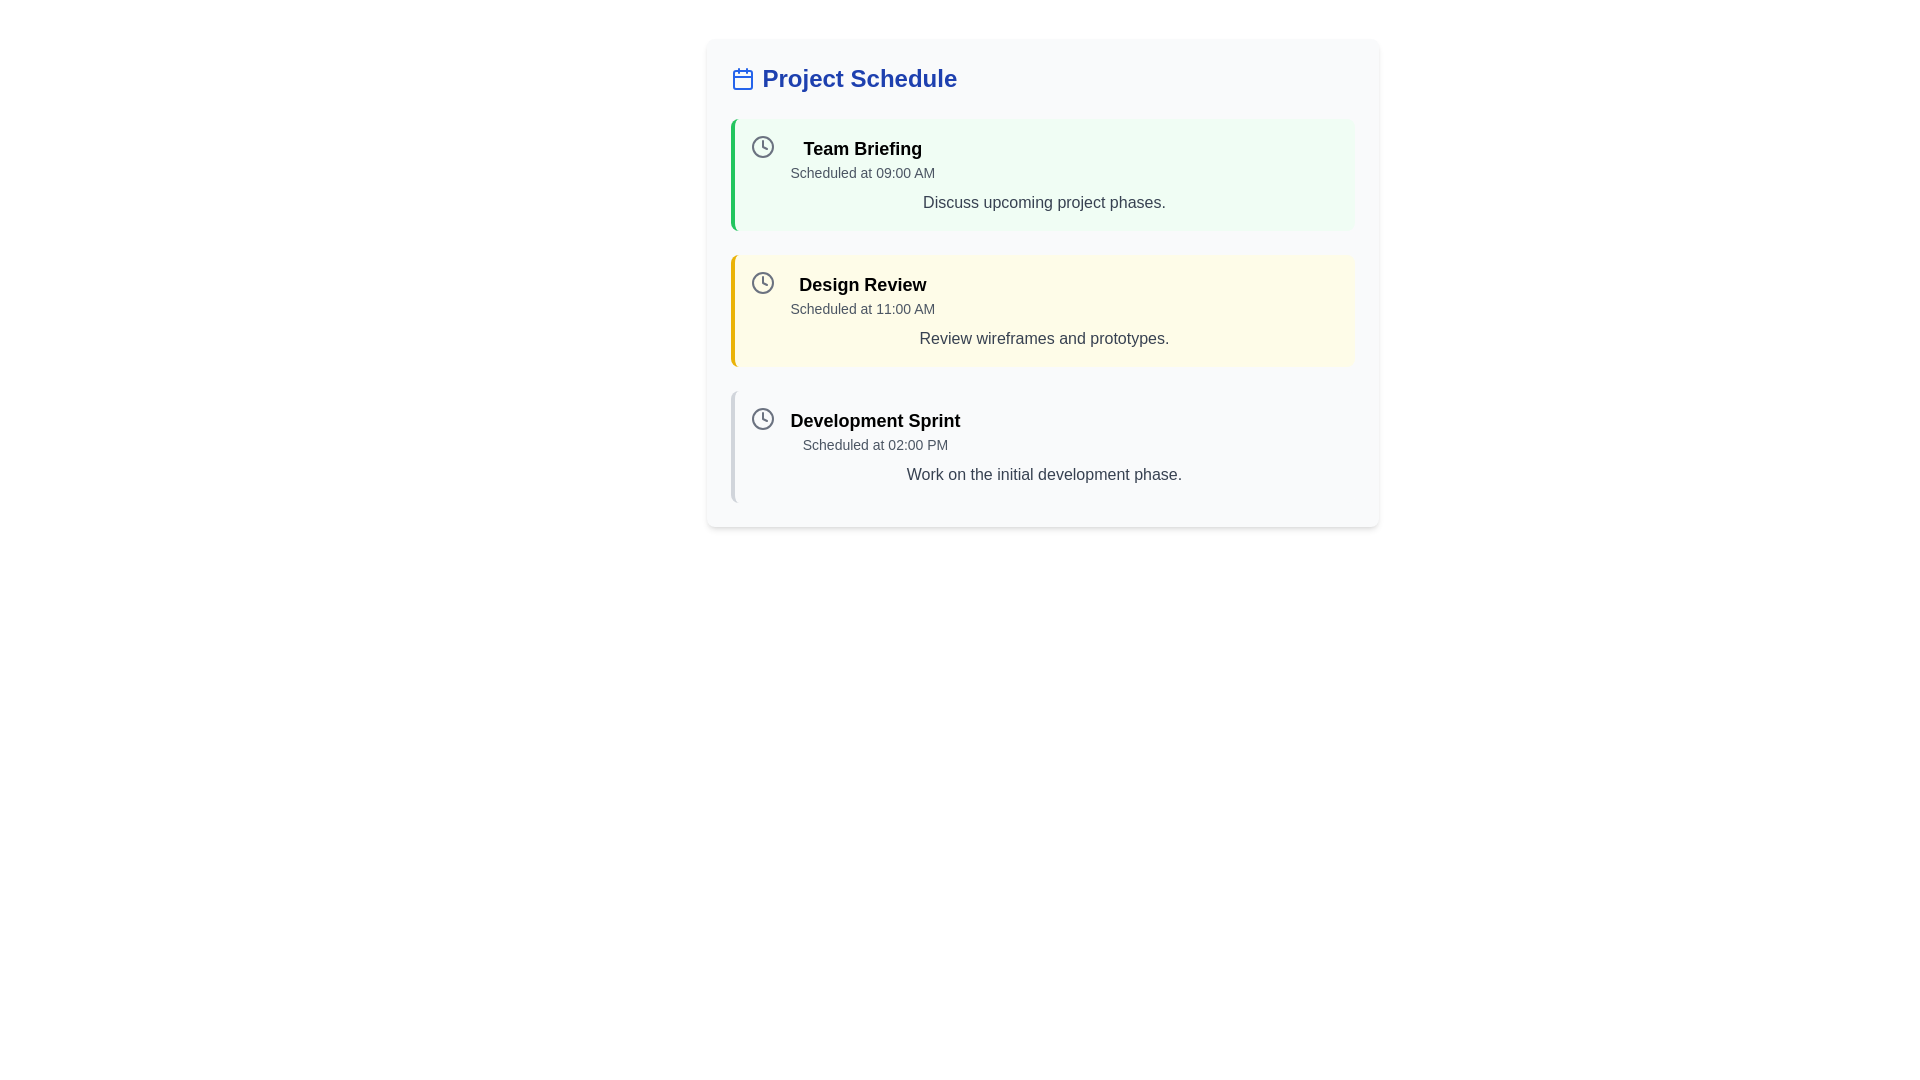 The width and height of the screenshot is (1920, 1080). What do you see at coordinates (875, 430) in the screenshot?
I see `information displayed in the Text Display element titled 'Development Sprint' located below 'Team Briefing' and 'Design Review'` at bounding box center [875, 430].